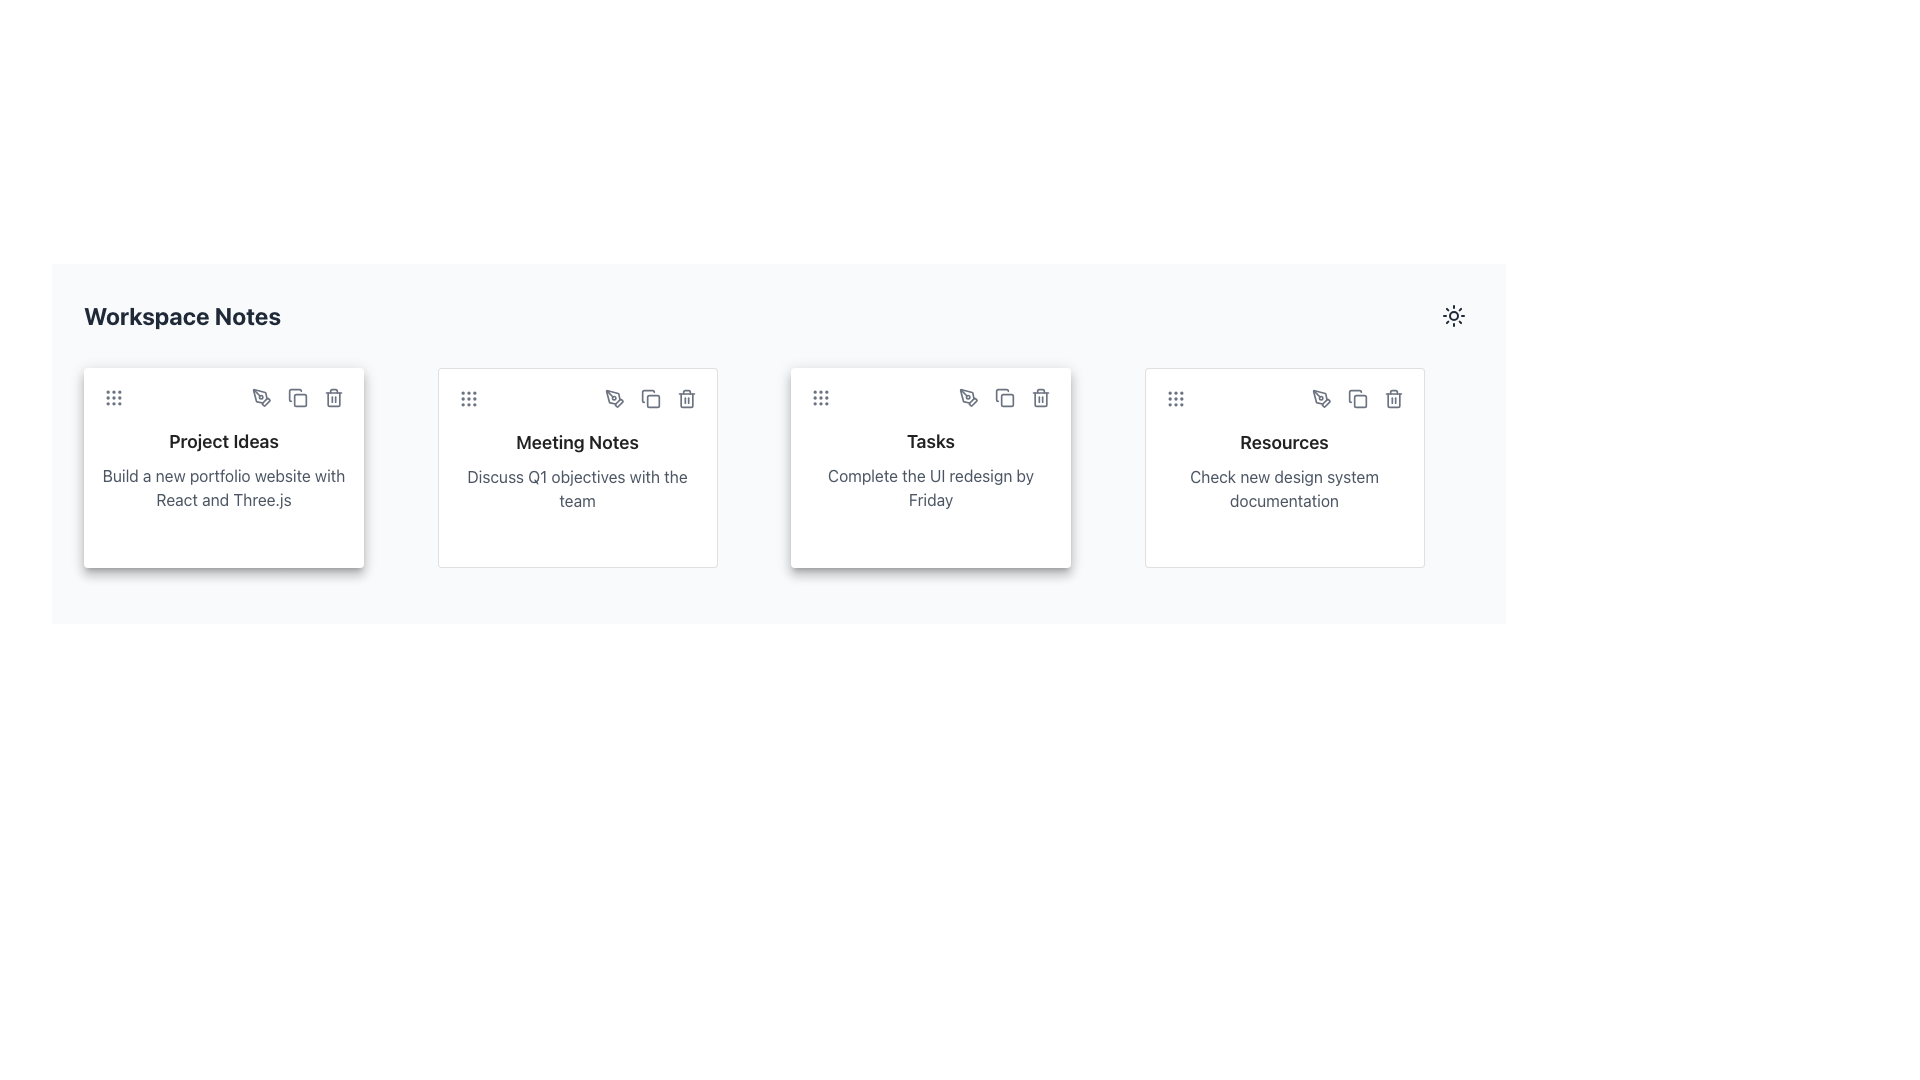  I want to click on the 'Project Ideas' informational card, so click(224, 467).